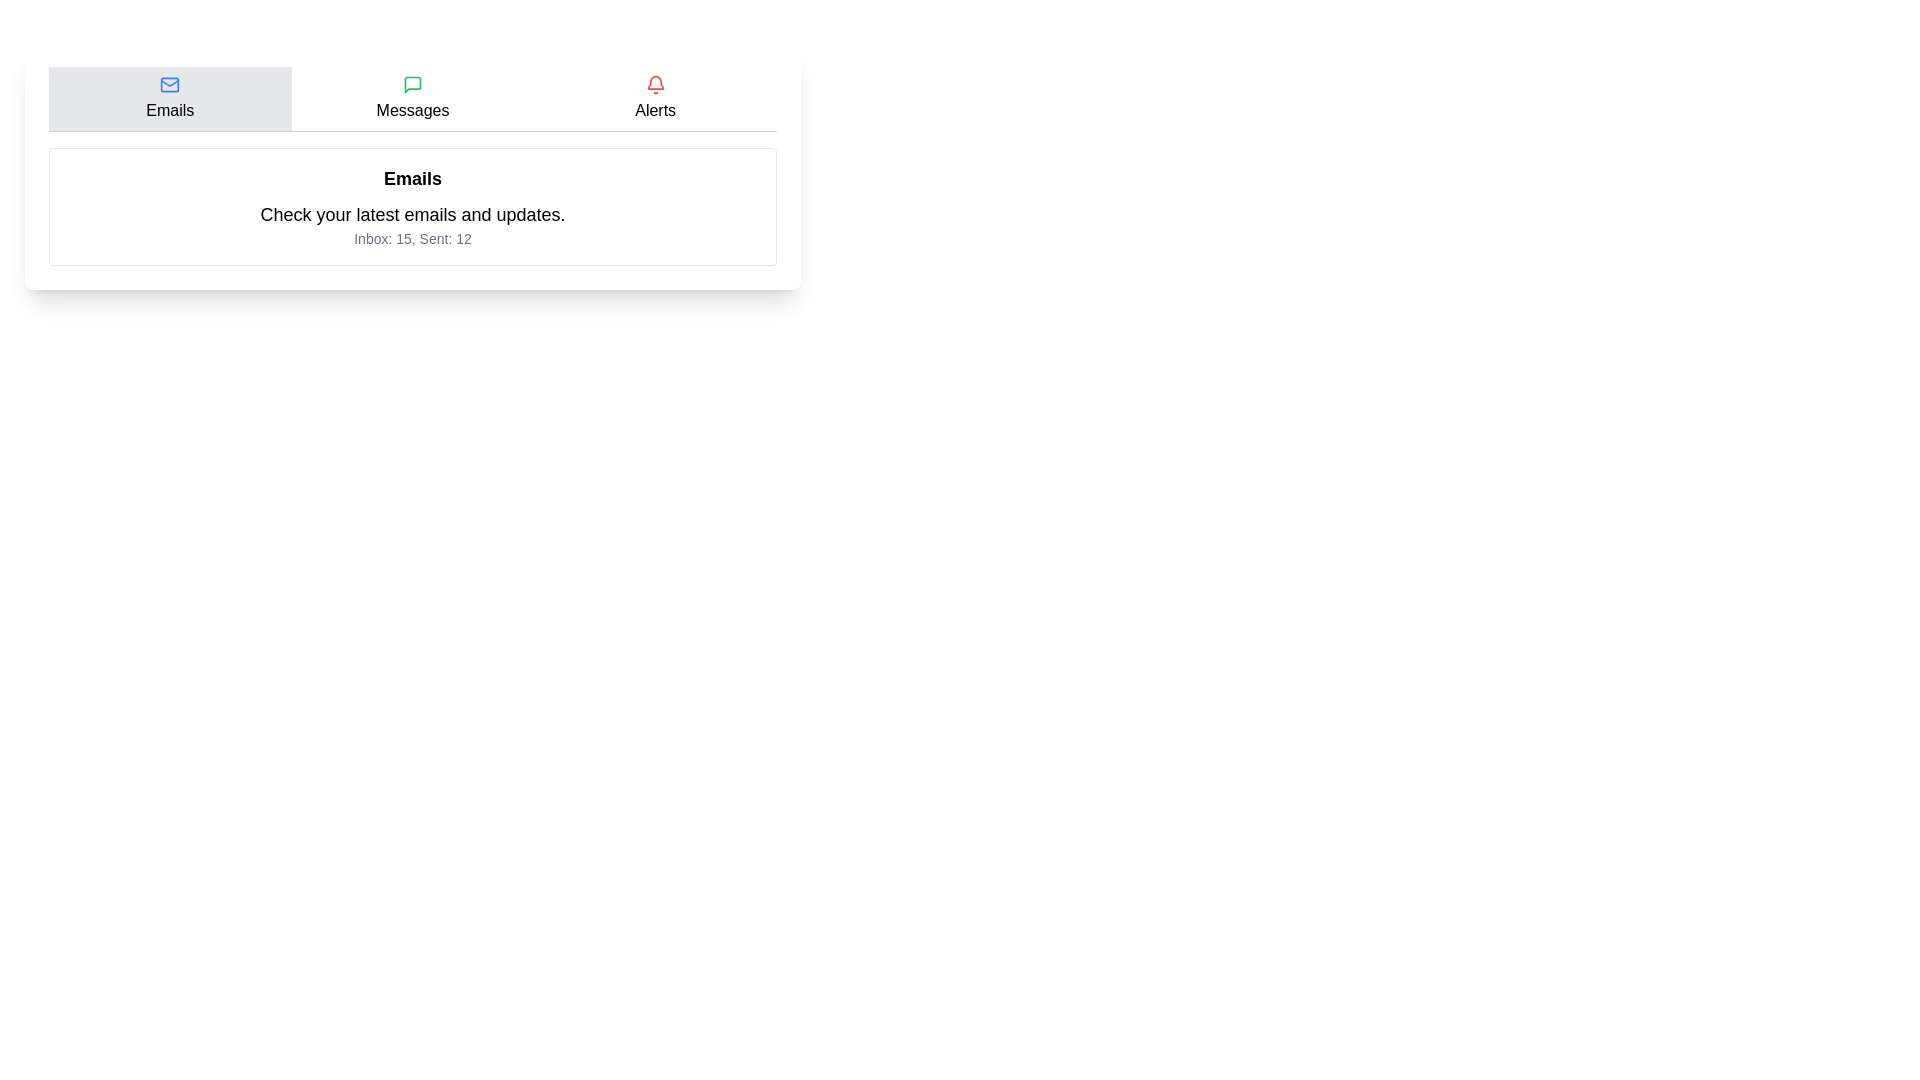  I want to click on the tab labeled Messages to observe its hover effect, so click(411, 99).